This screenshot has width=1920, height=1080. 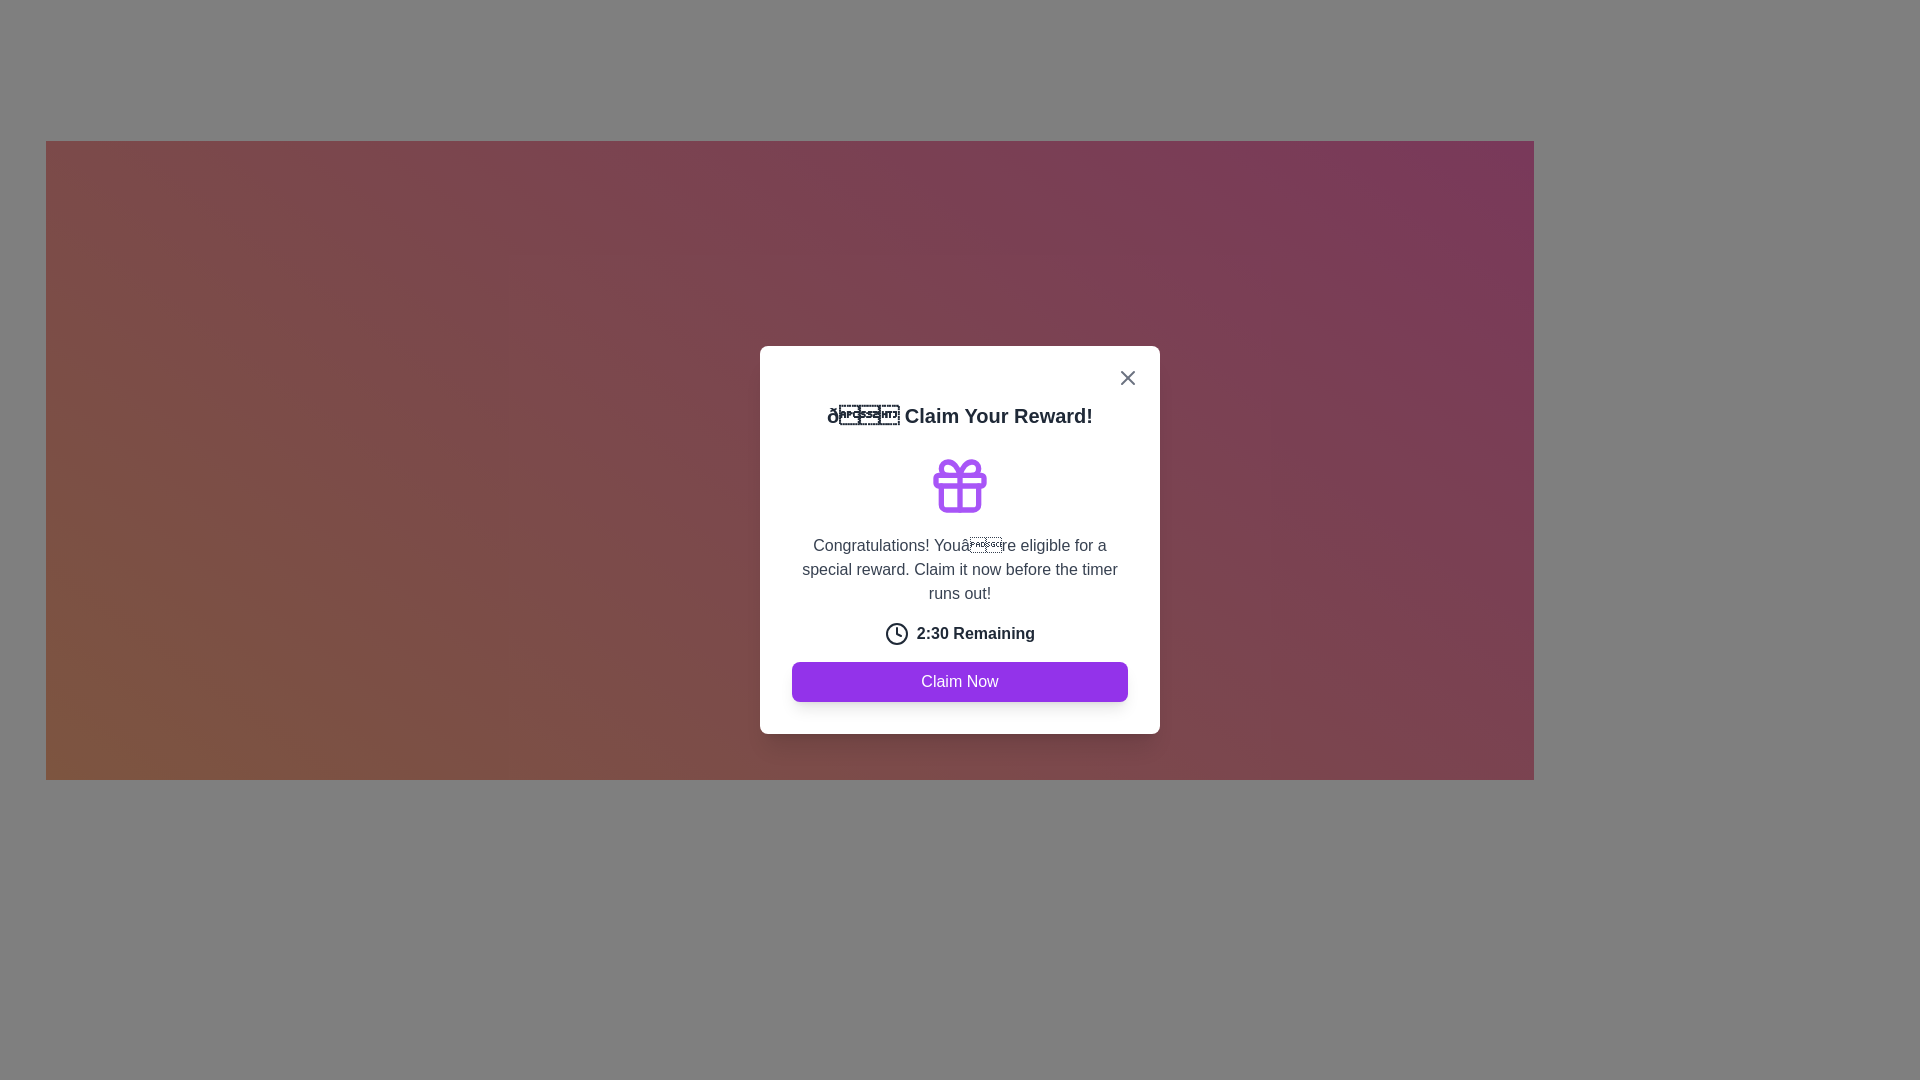 What do you see at coordinates (960, 681) in the screenshot?
I see `the 'Claim Now' button, which is a vibrant purple rectangular button with rounded corners at the bottom of a modal window` at bounding box center [960, 681].